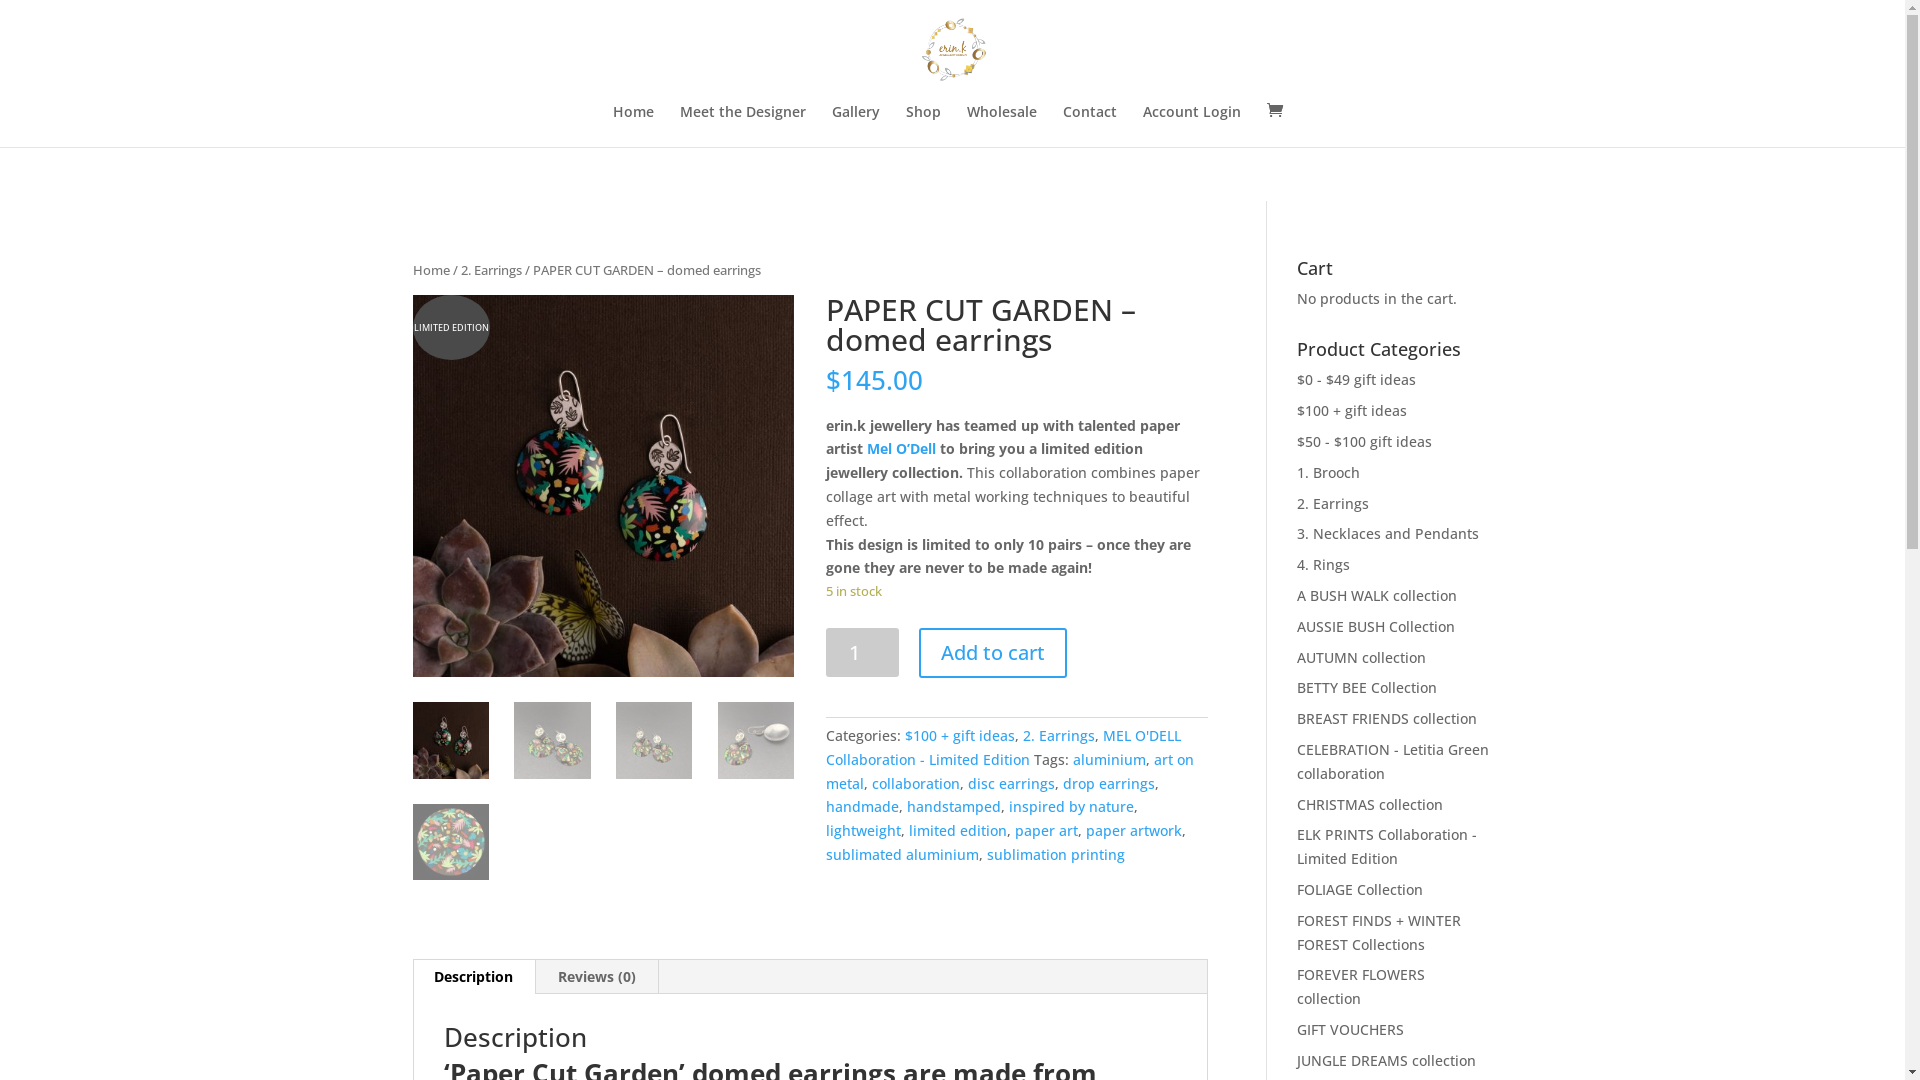  Describe the element at coordinates (825, 805) in the screenshot. I see `'handmade'` at that location.